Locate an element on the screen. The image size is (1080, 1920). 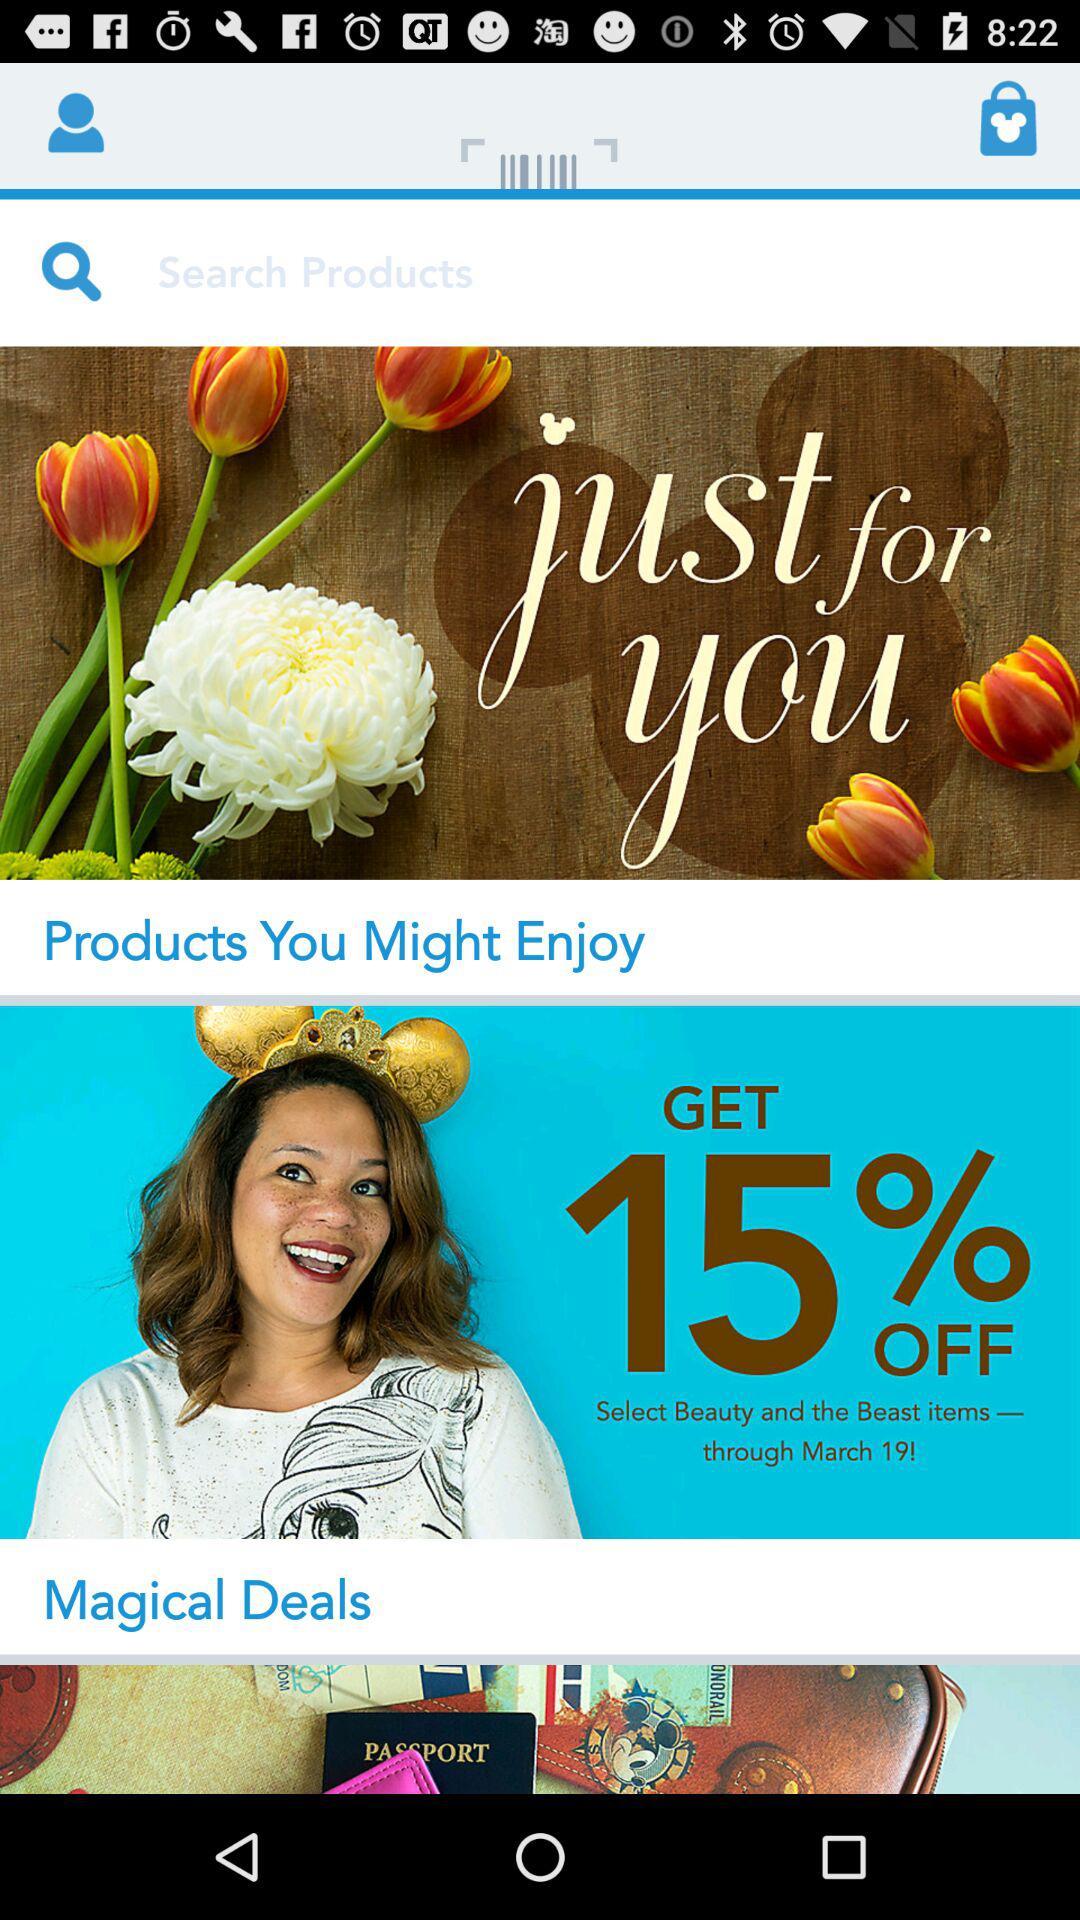
item at the top left corner is located at coordinates (72, 119).